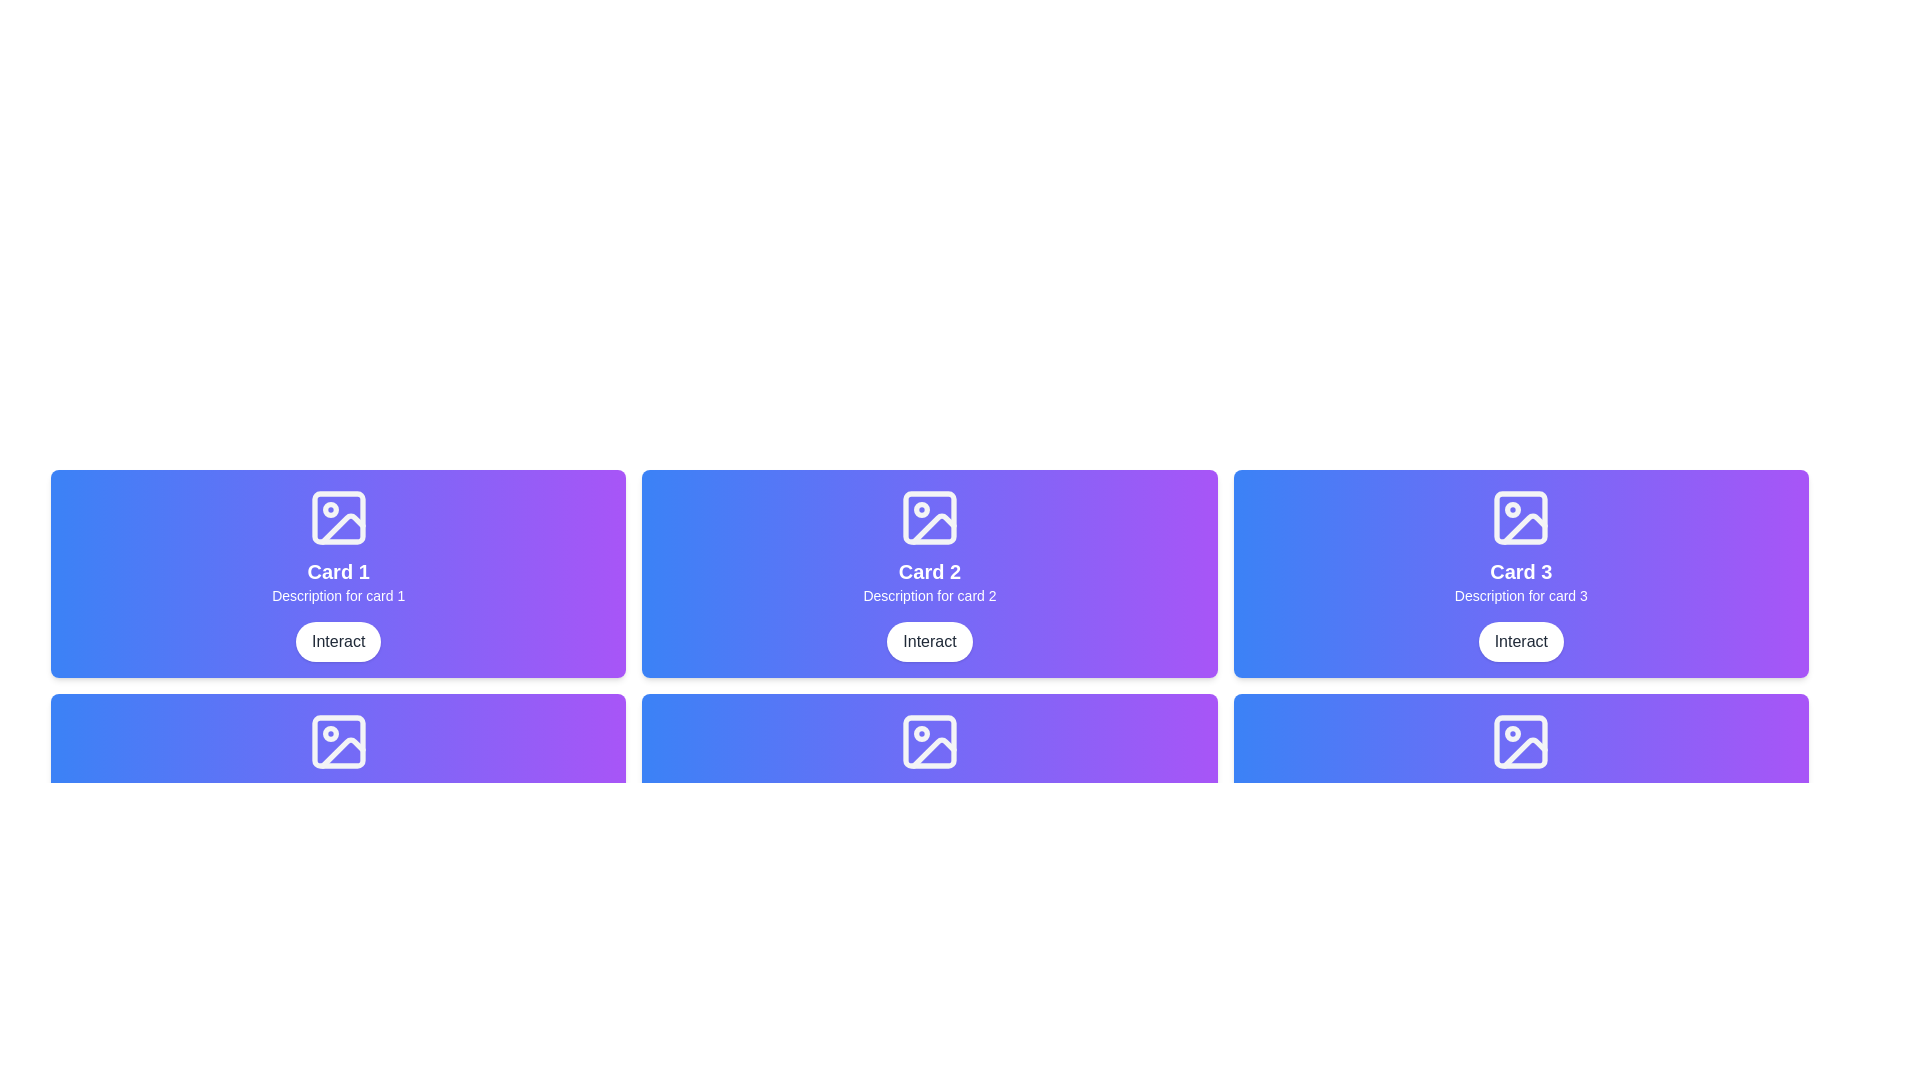 The width and height of the screenshot is (1920, 1080). I want to click on the button located directly below the text 'Description for card 2' in the second card of a horizontally aligned card layout, so click(929, 641).